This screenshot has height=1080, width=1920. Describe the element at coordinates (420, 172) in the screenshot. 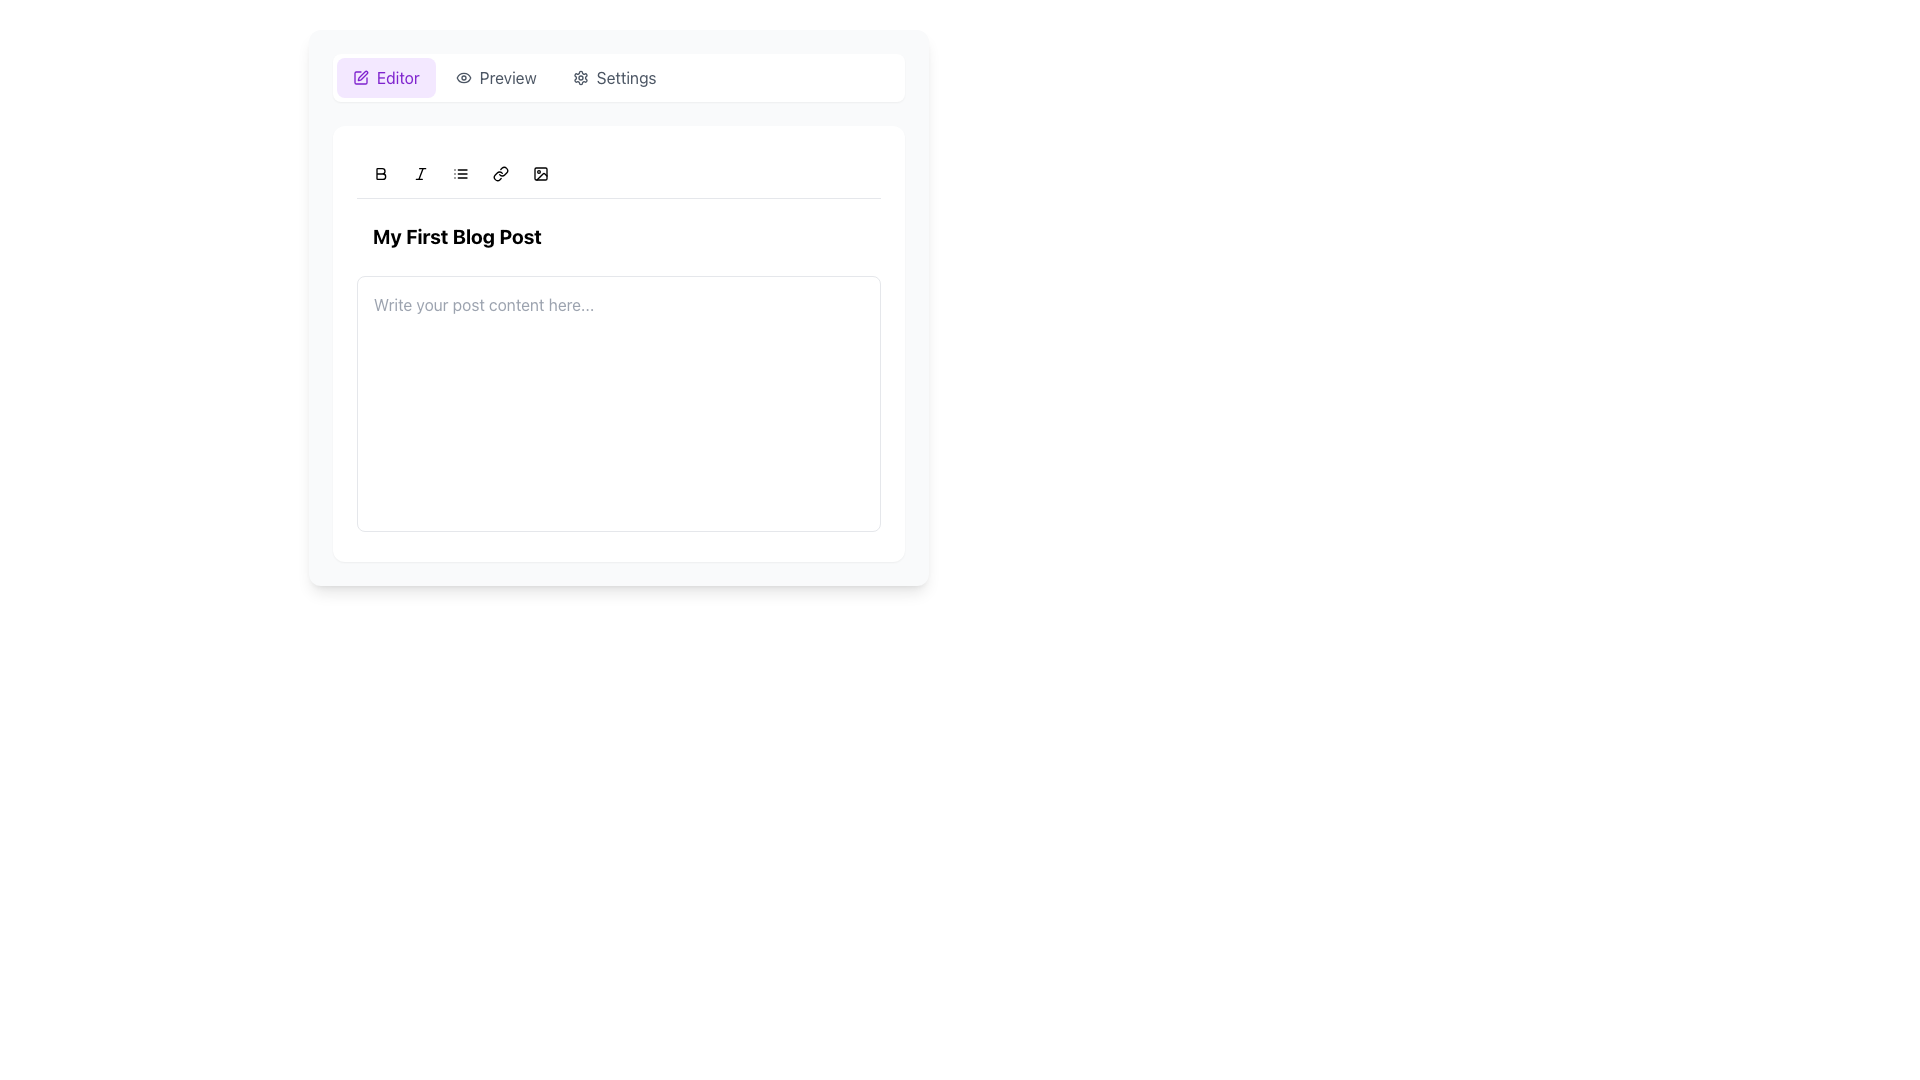

I see `the italic formatting button located in the text formatting section of the blog editor, which is the second button from the left, directly to the right of the bold 'B' button` at that location.